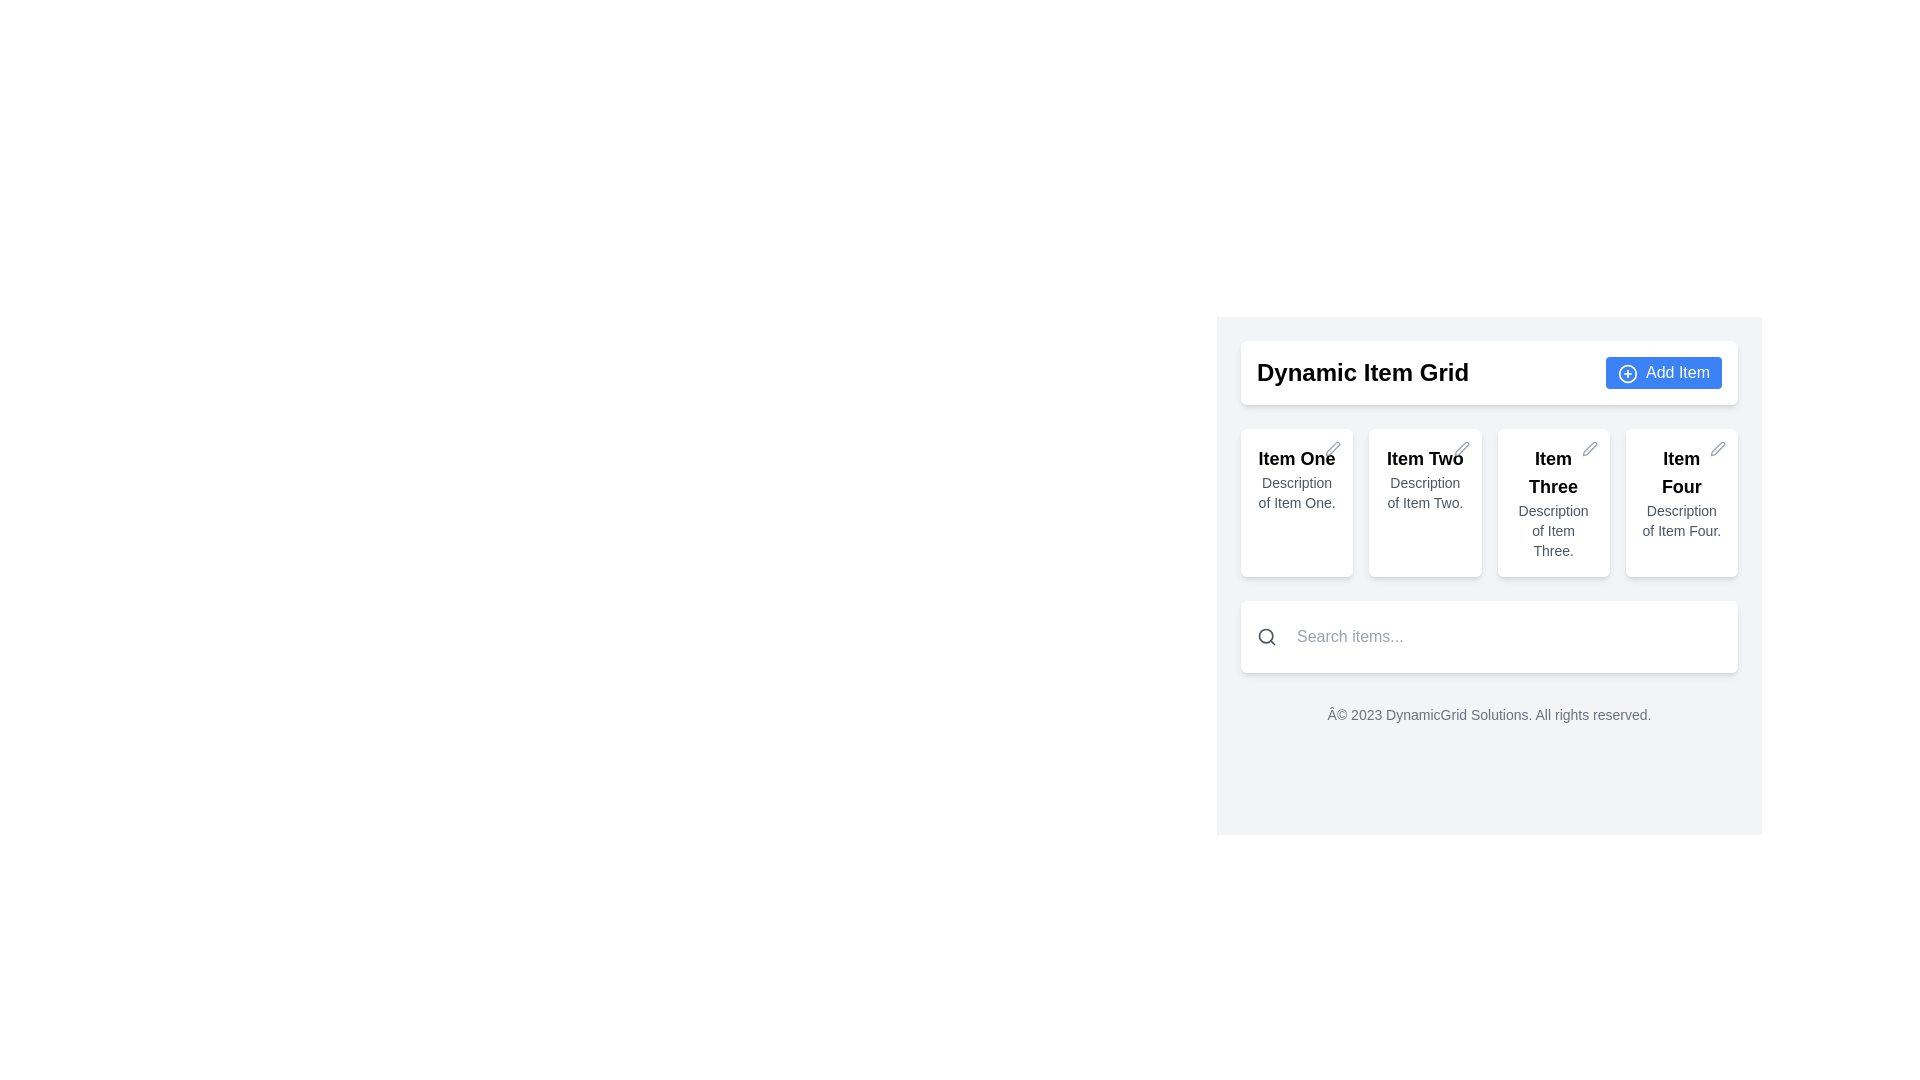 The height and width of the screenshot is (1080, 1920). What do you see at coordinates (1424, 493) in the screenshot?
I see `the text label providing supplementary information for 'Item Two', located below its title in the second card of a horizontally aligned grid of four cards` at bounding box center [1424, 493].